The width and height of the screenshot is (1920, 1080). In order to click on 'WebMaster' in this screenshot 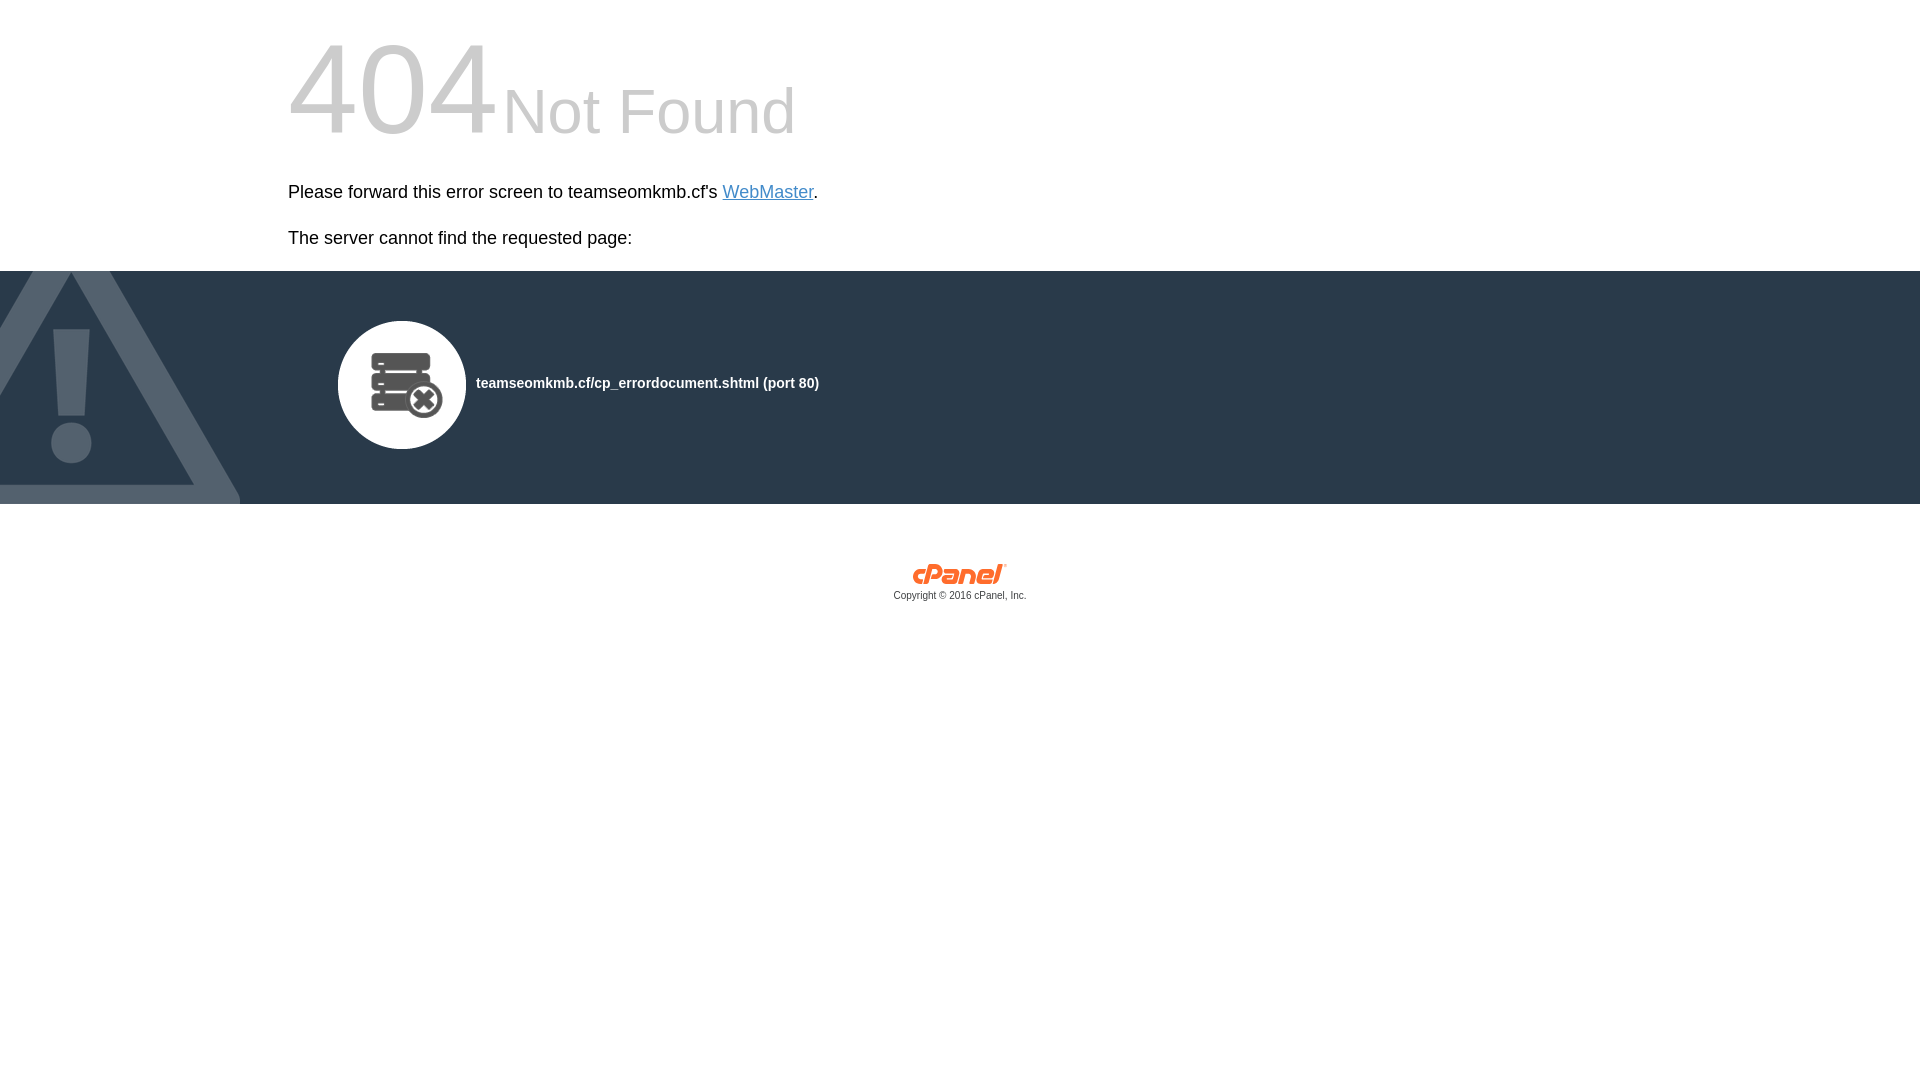, I will do `click(767, 192)`.